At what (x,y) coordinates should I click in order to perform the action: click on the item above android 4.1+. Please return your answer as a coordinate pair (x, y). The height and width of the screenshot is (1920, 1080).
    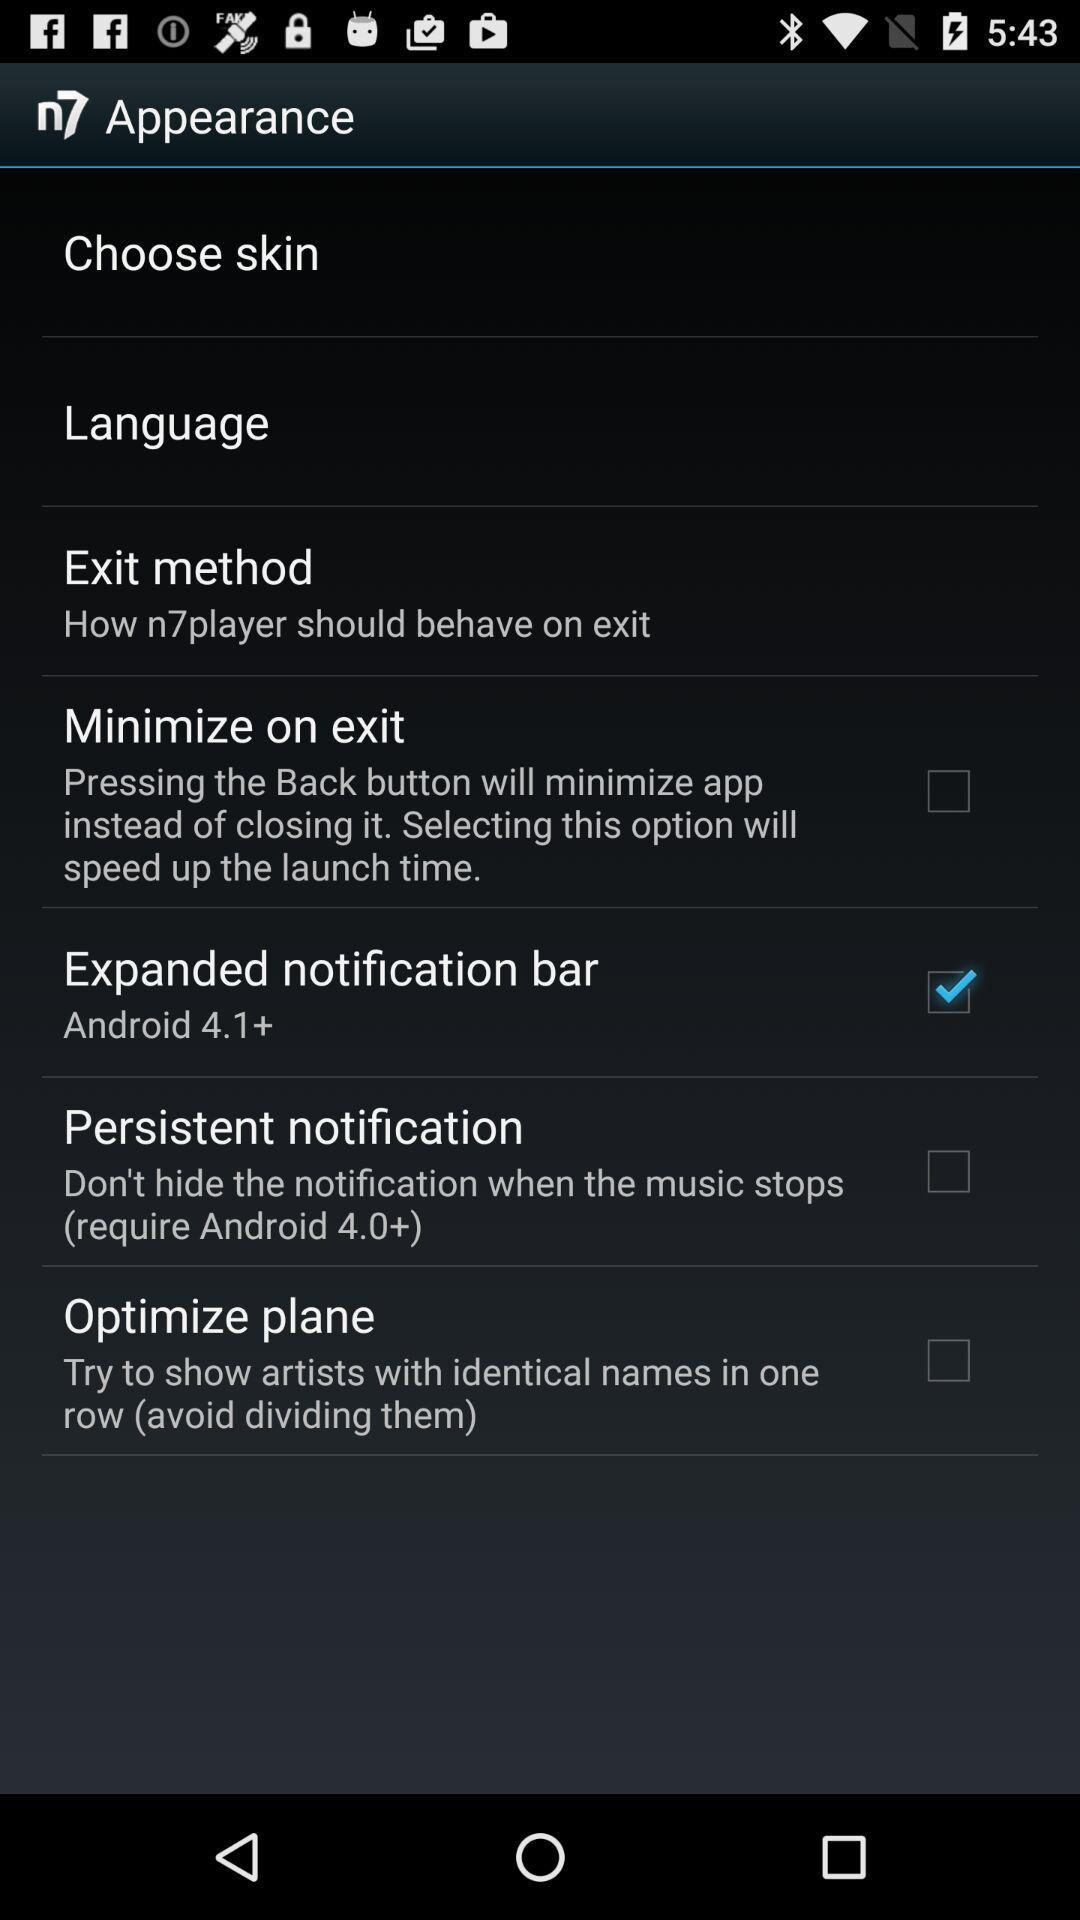
    Looking at the image, I should click on (329, 967).